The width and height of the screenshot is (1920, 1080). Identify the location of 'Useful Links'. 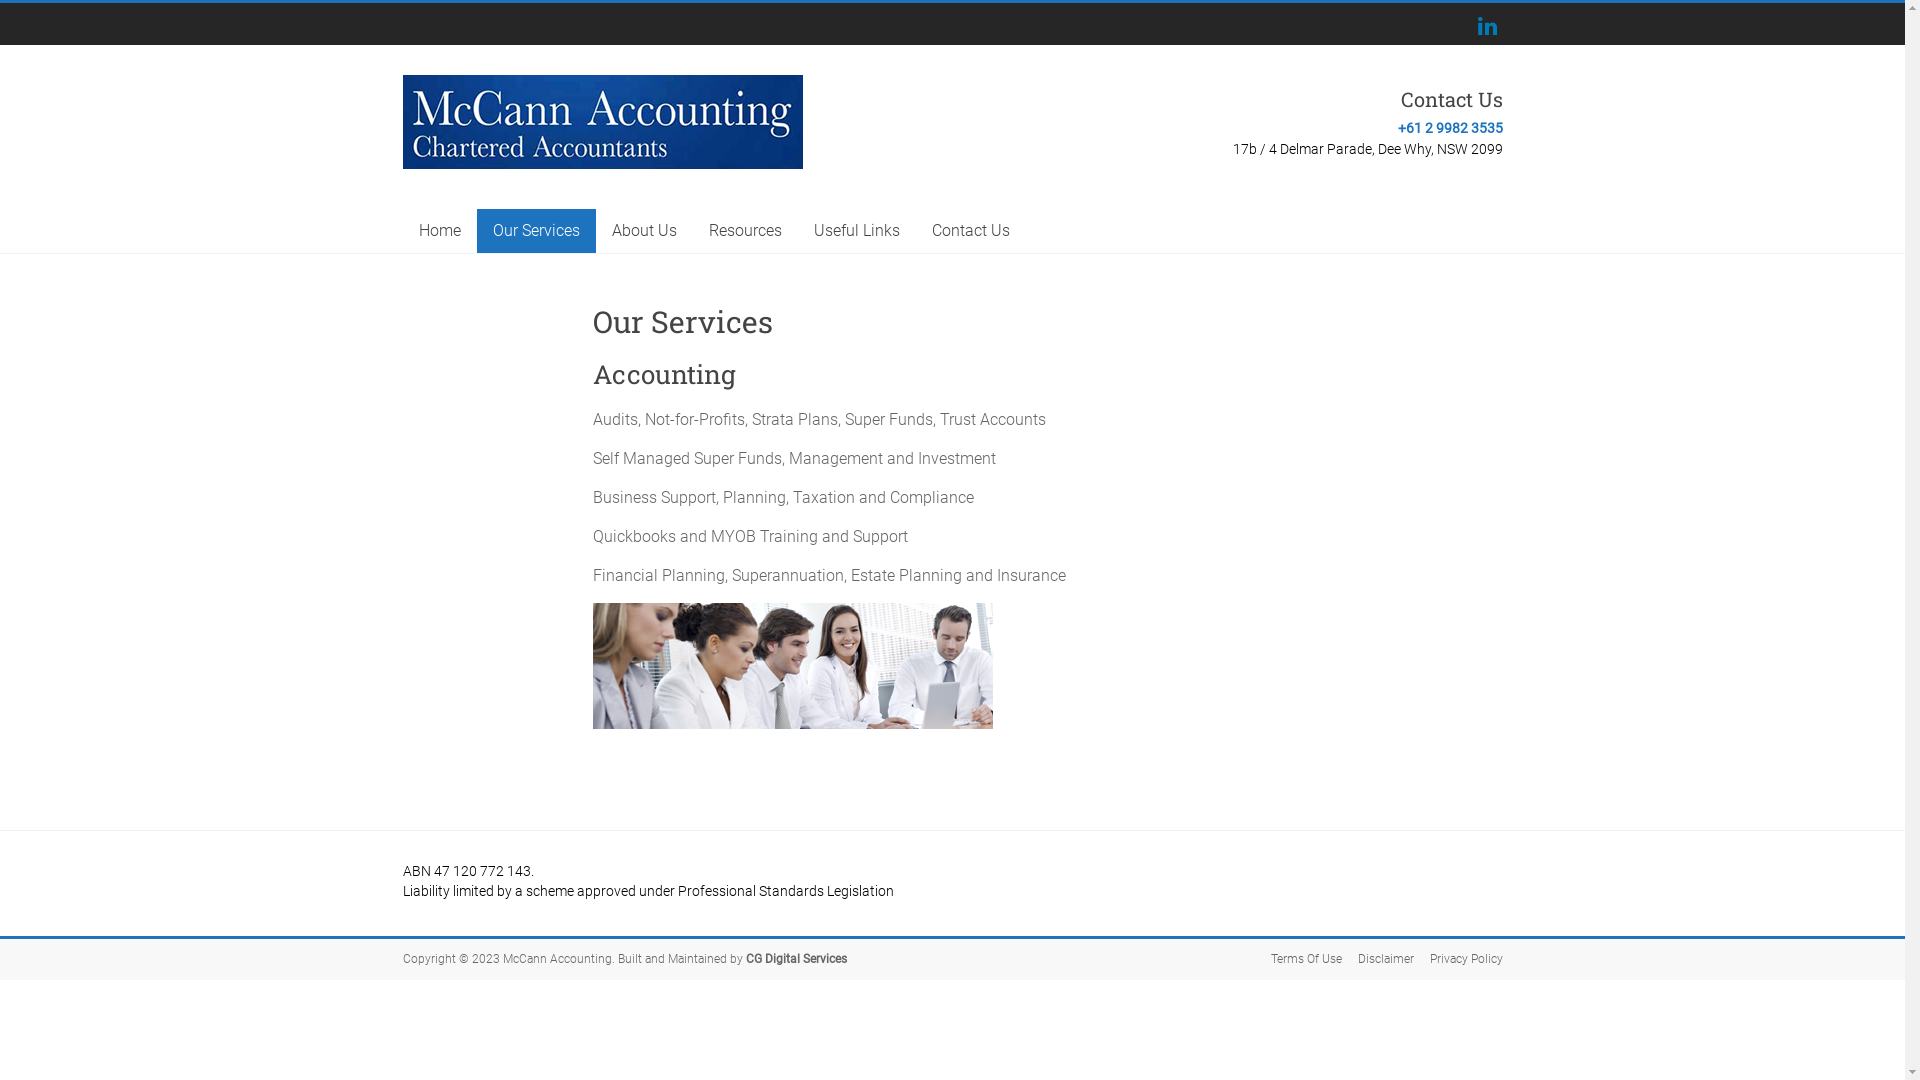
(857, 230).